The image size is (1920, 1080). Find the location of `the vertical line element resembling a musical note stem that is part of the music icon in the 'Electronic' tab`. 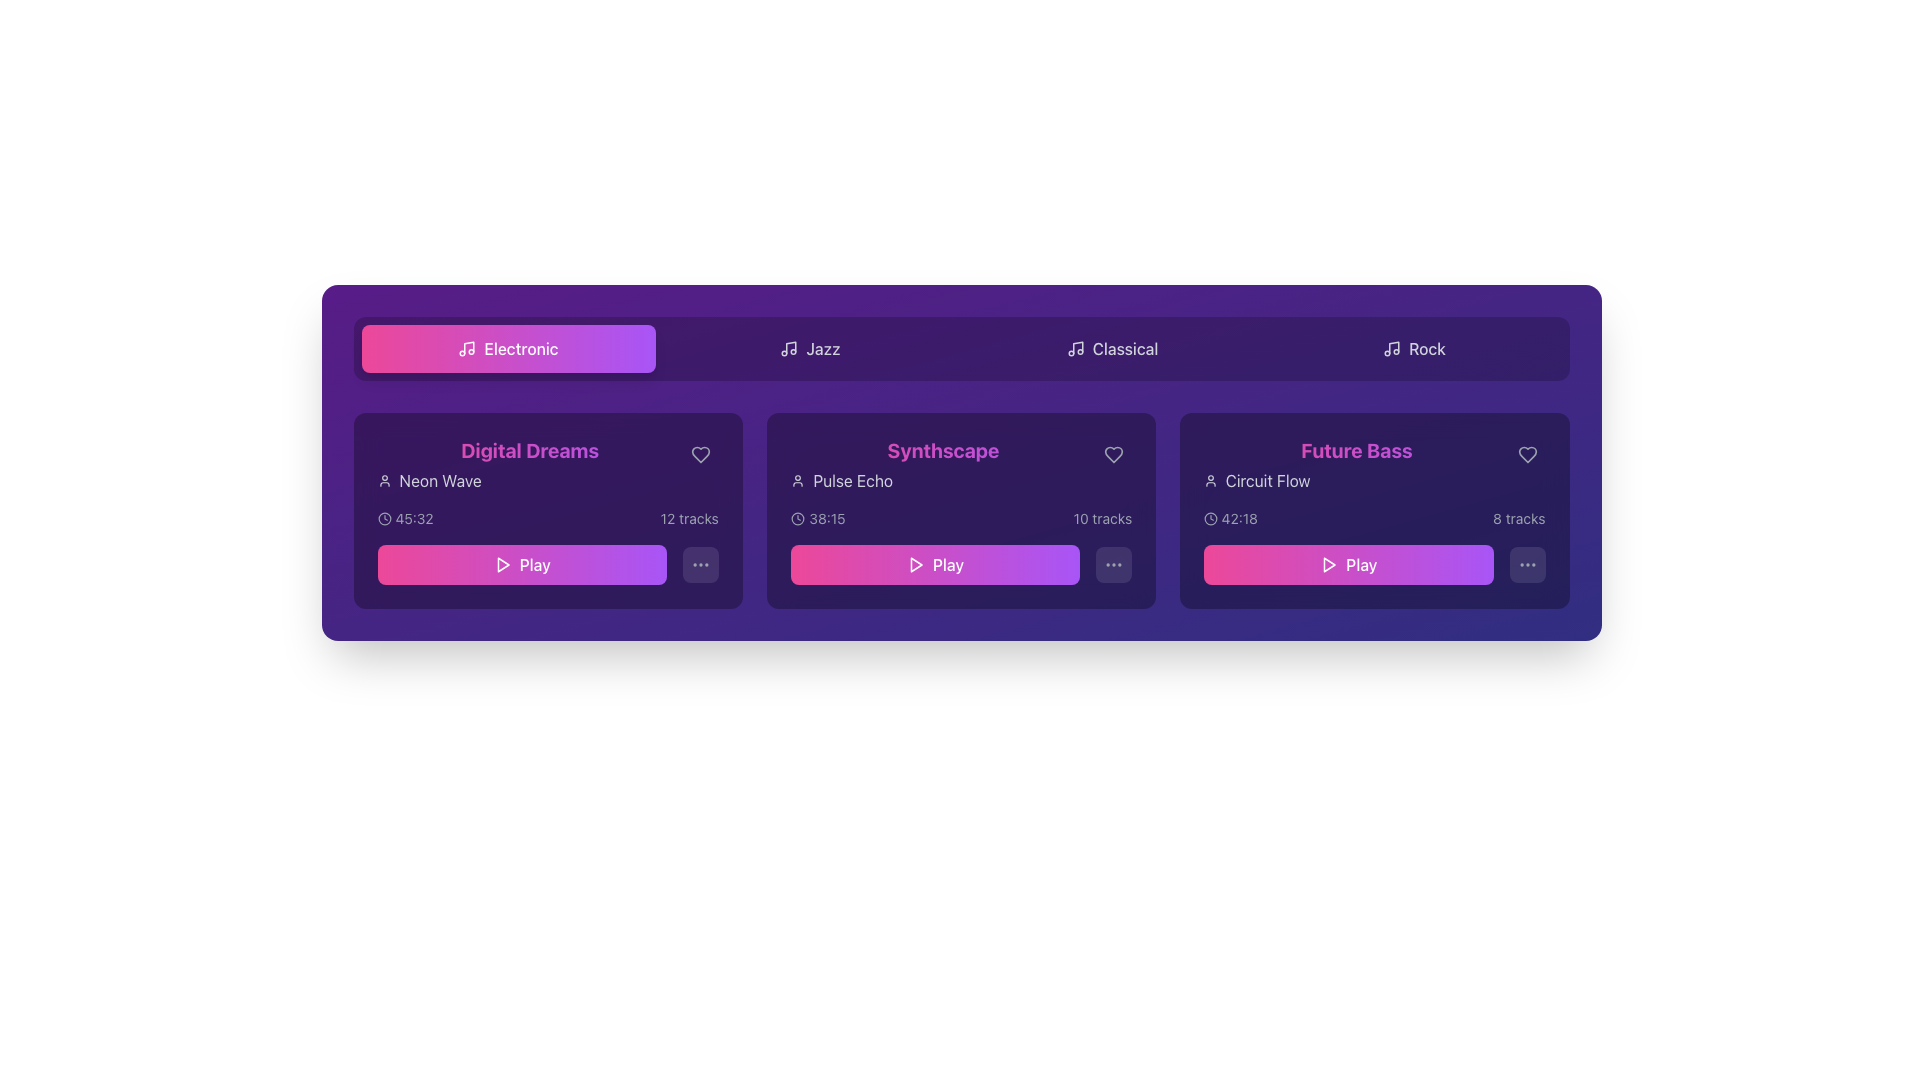

the vertical line element resembling a musical note stem that is part of the music icon in the 'Electronic' tab is located at coordinates (468, 346).